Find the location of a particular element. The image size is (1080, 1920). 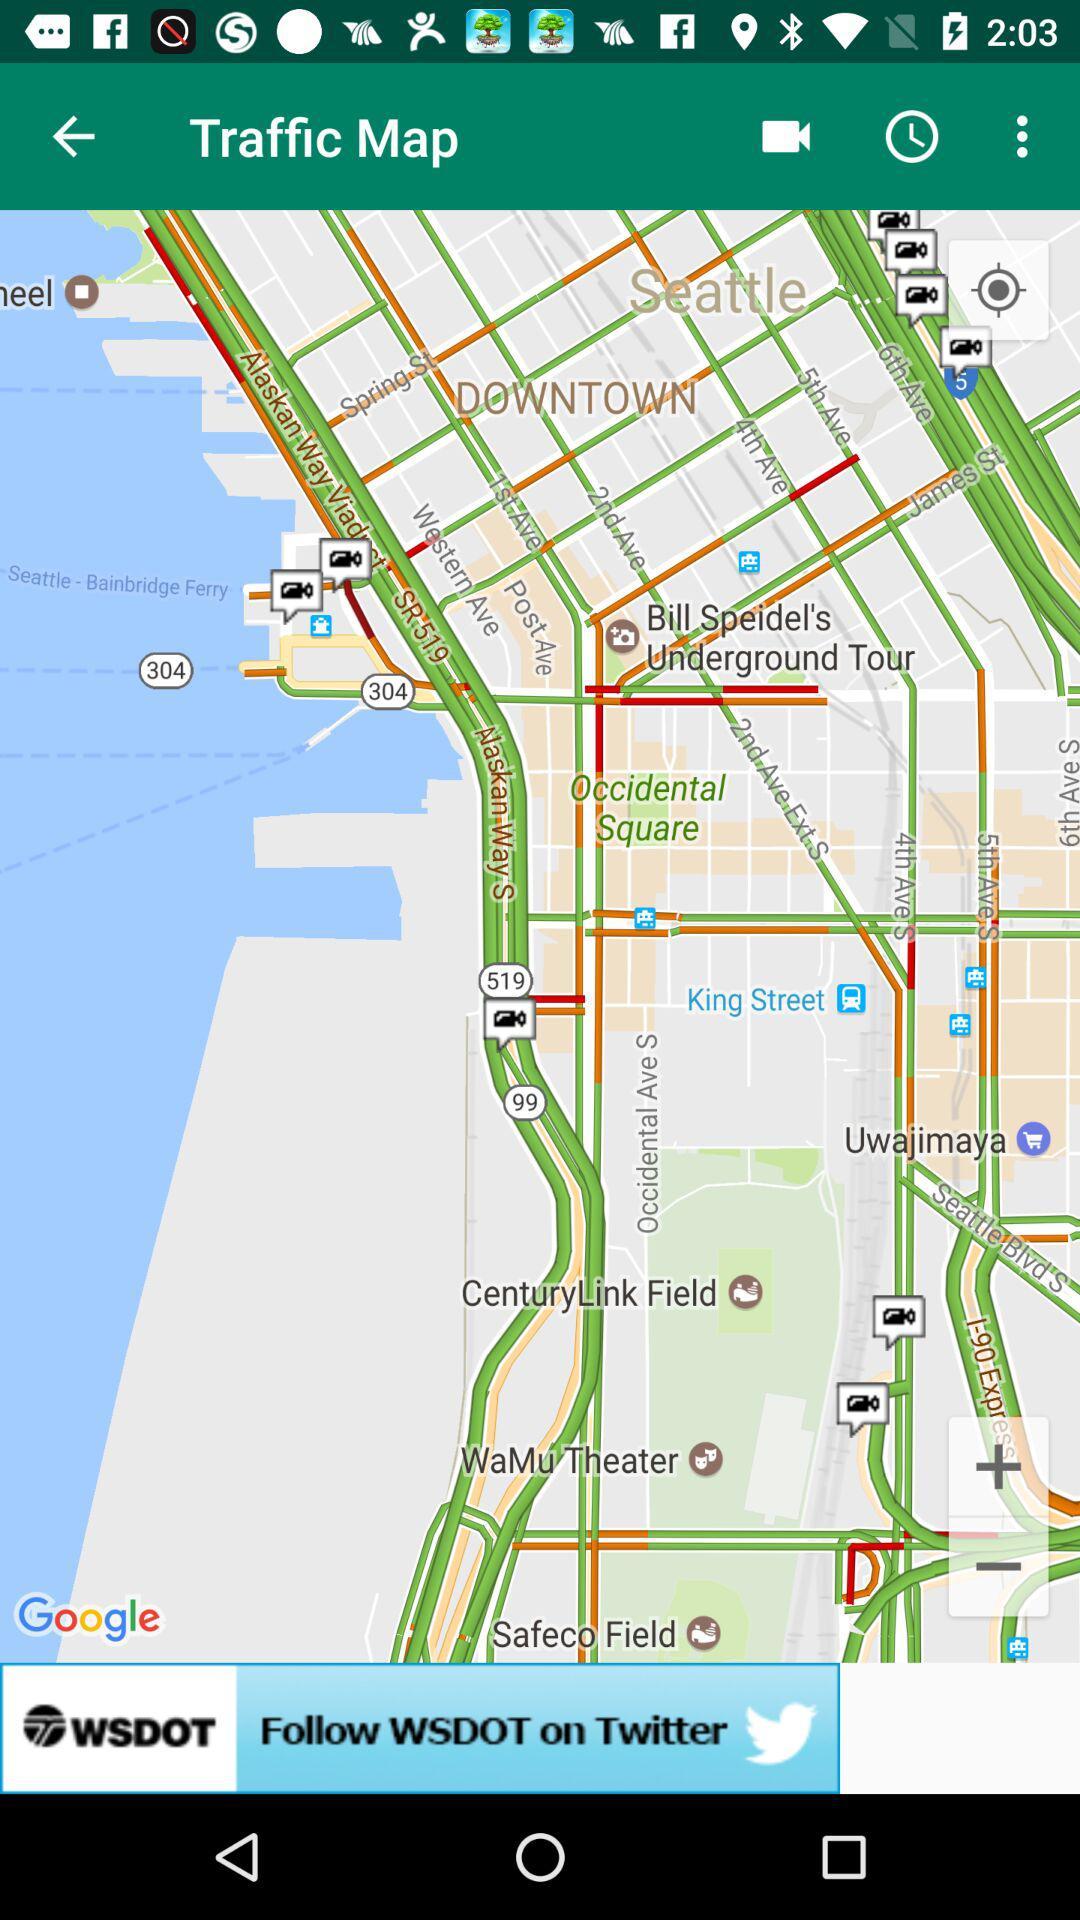

the minus icon is located at coordinates (998, 1568).